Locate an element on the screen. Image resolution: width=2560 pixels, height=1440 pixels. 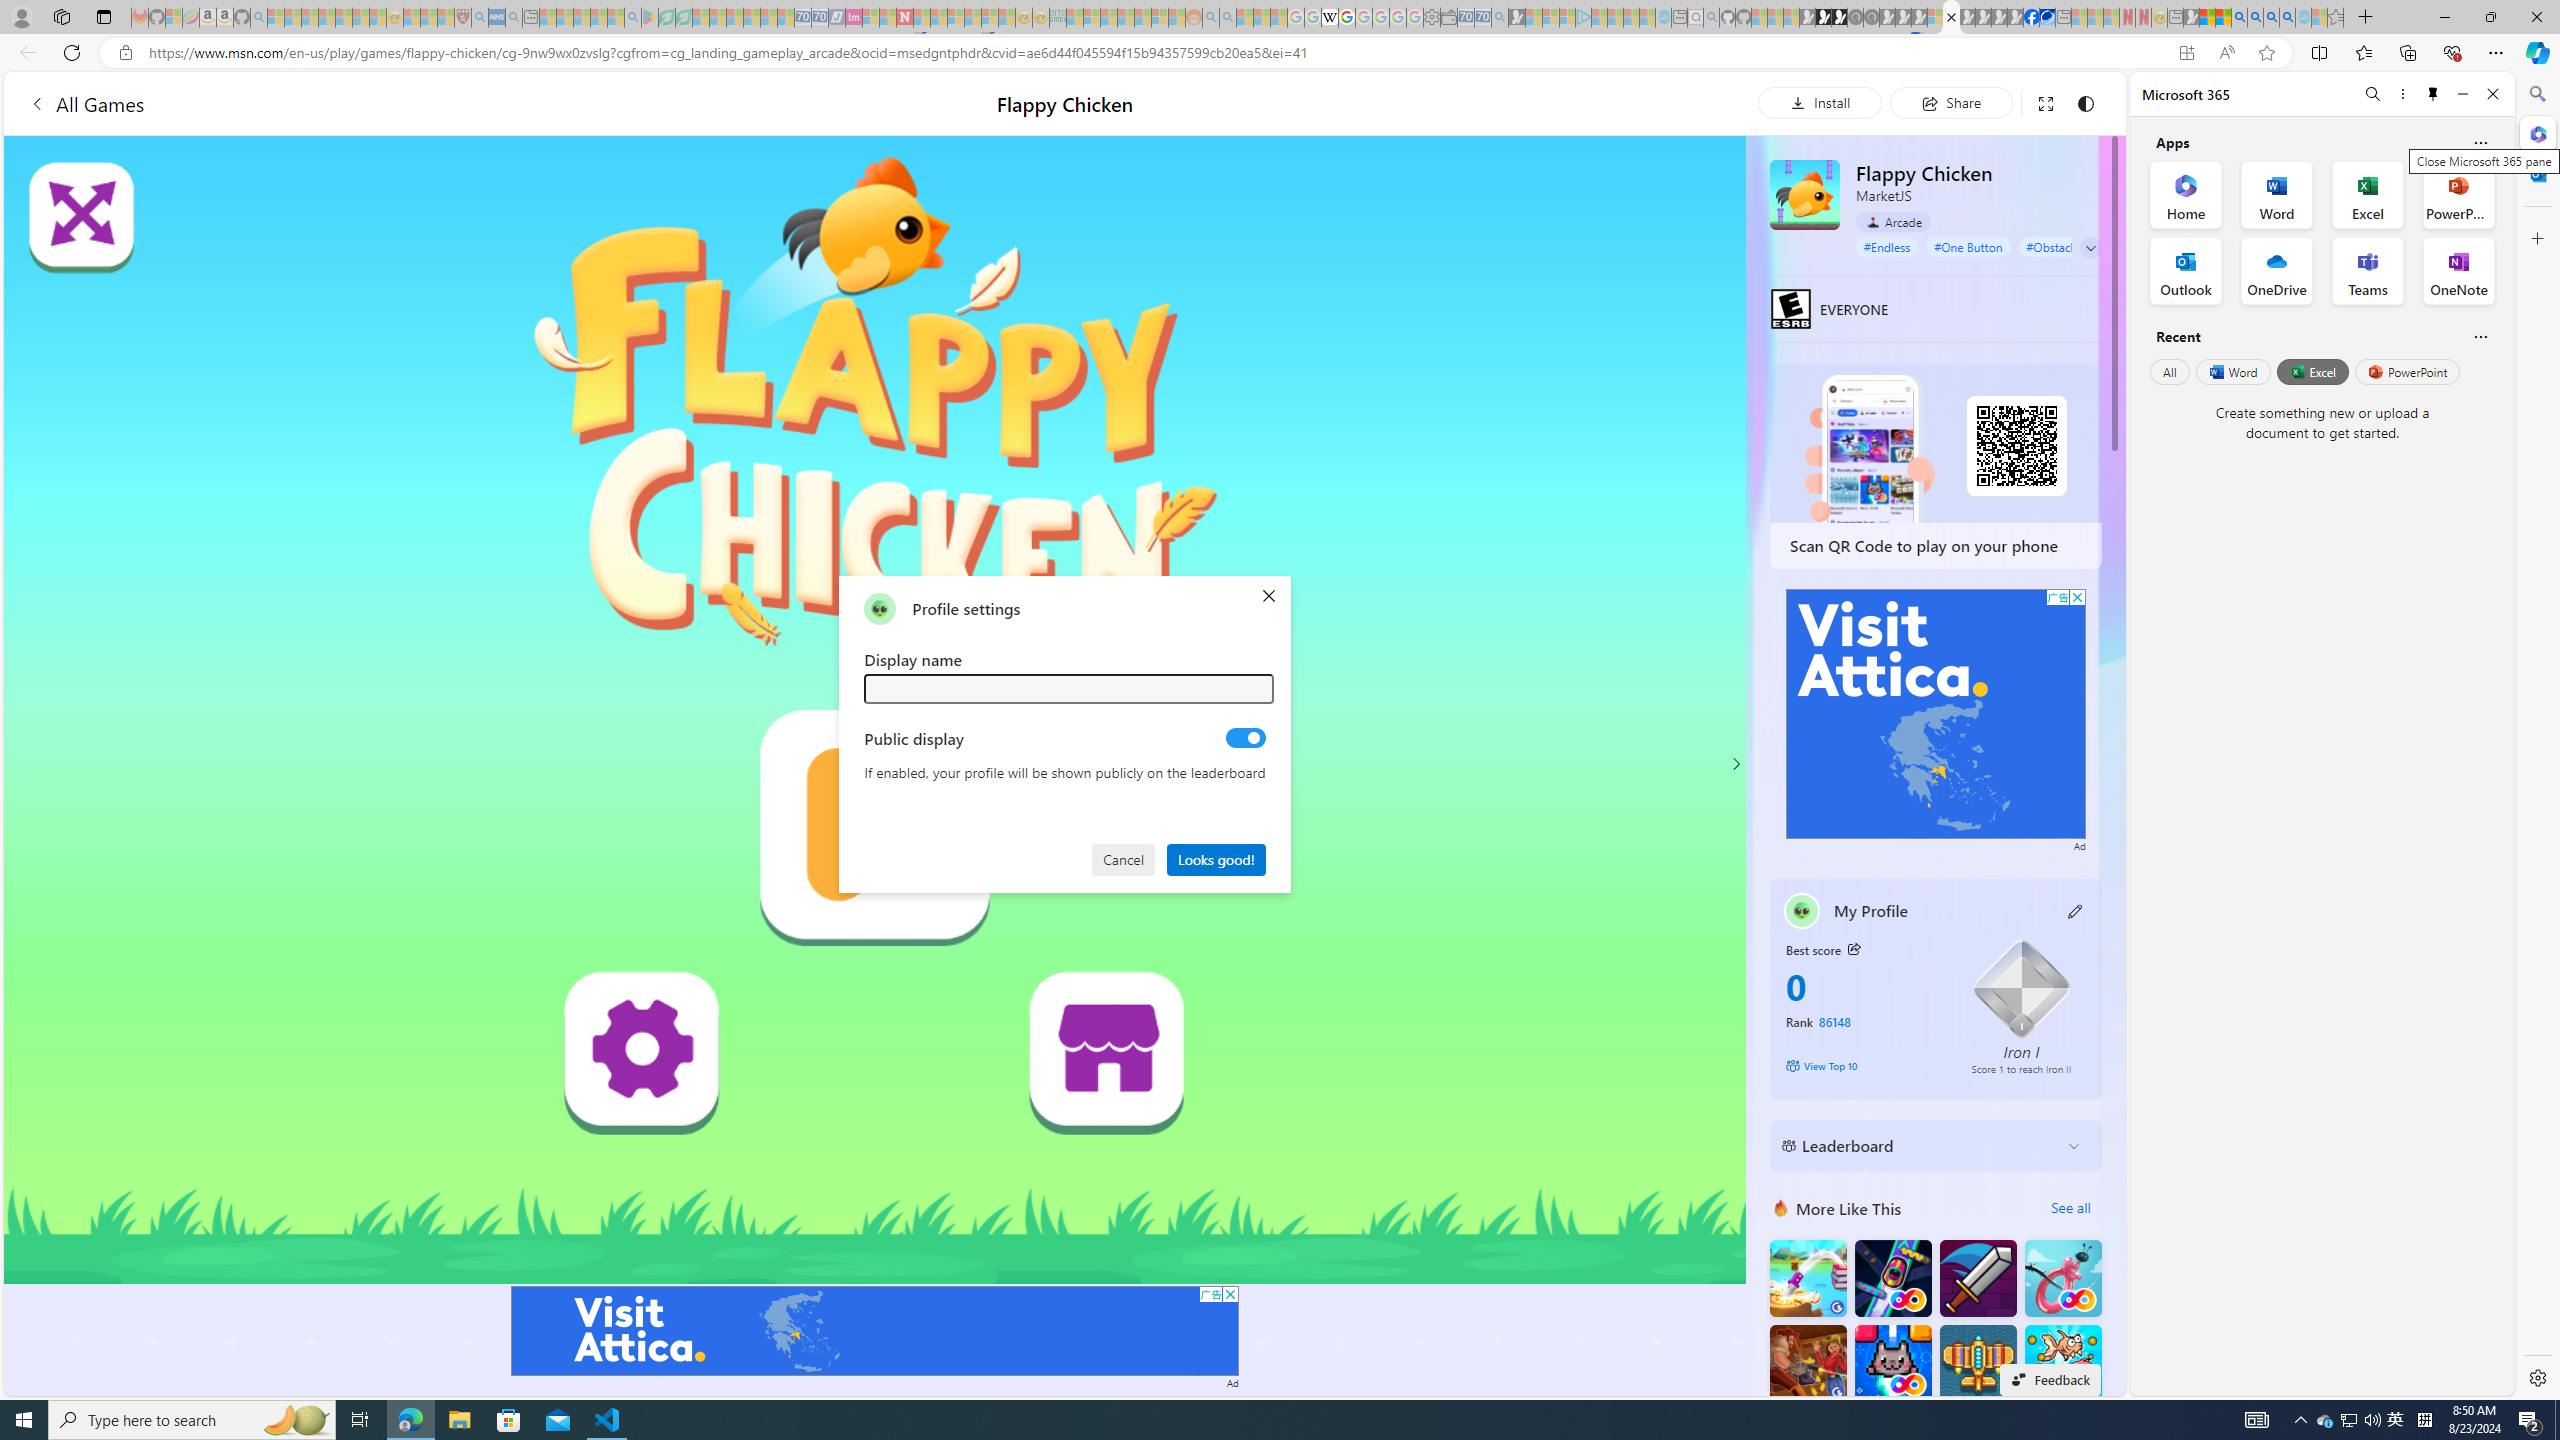
'Settings - Sleeping' is located at coordinates (1431, 16).